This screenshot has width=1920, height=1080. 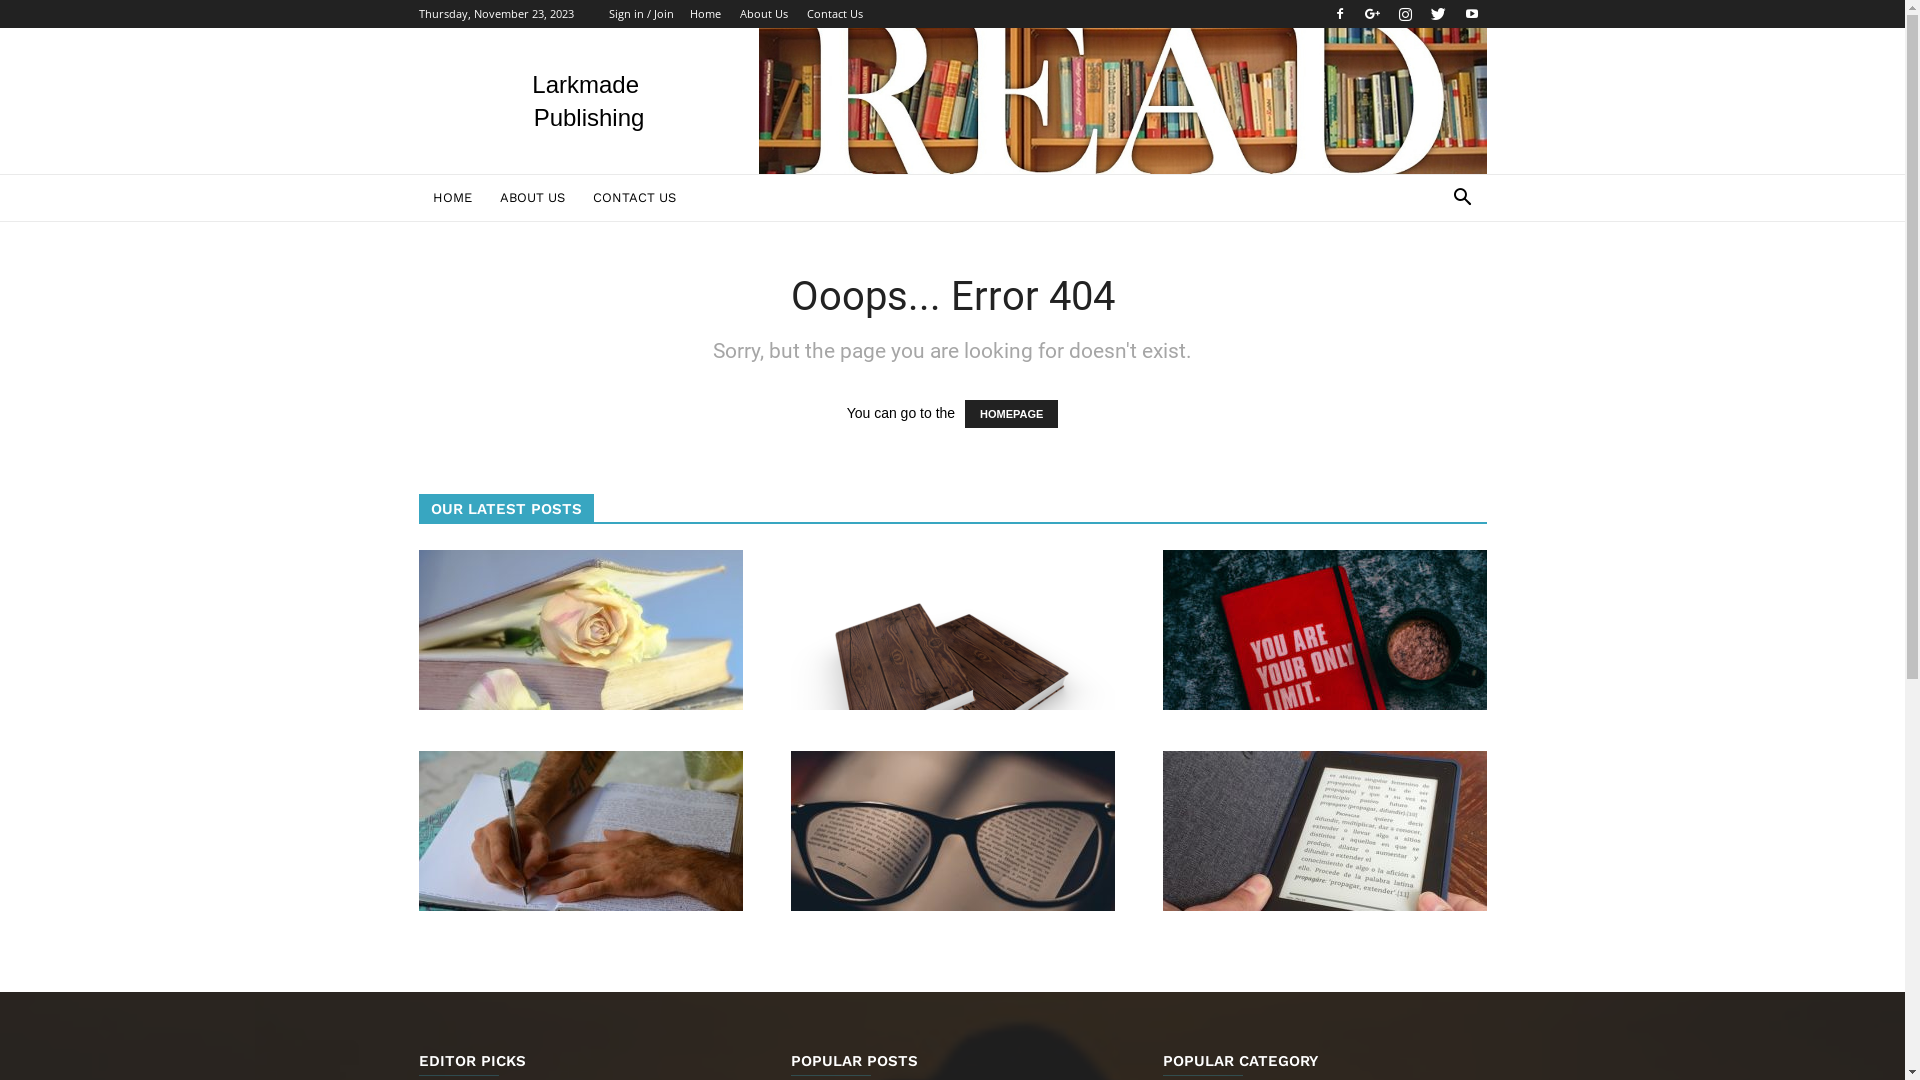 What do you see at coordinates (1438, 14) in the screenshot?
I see `'Twitter'` at bounding box center [1438, 14].